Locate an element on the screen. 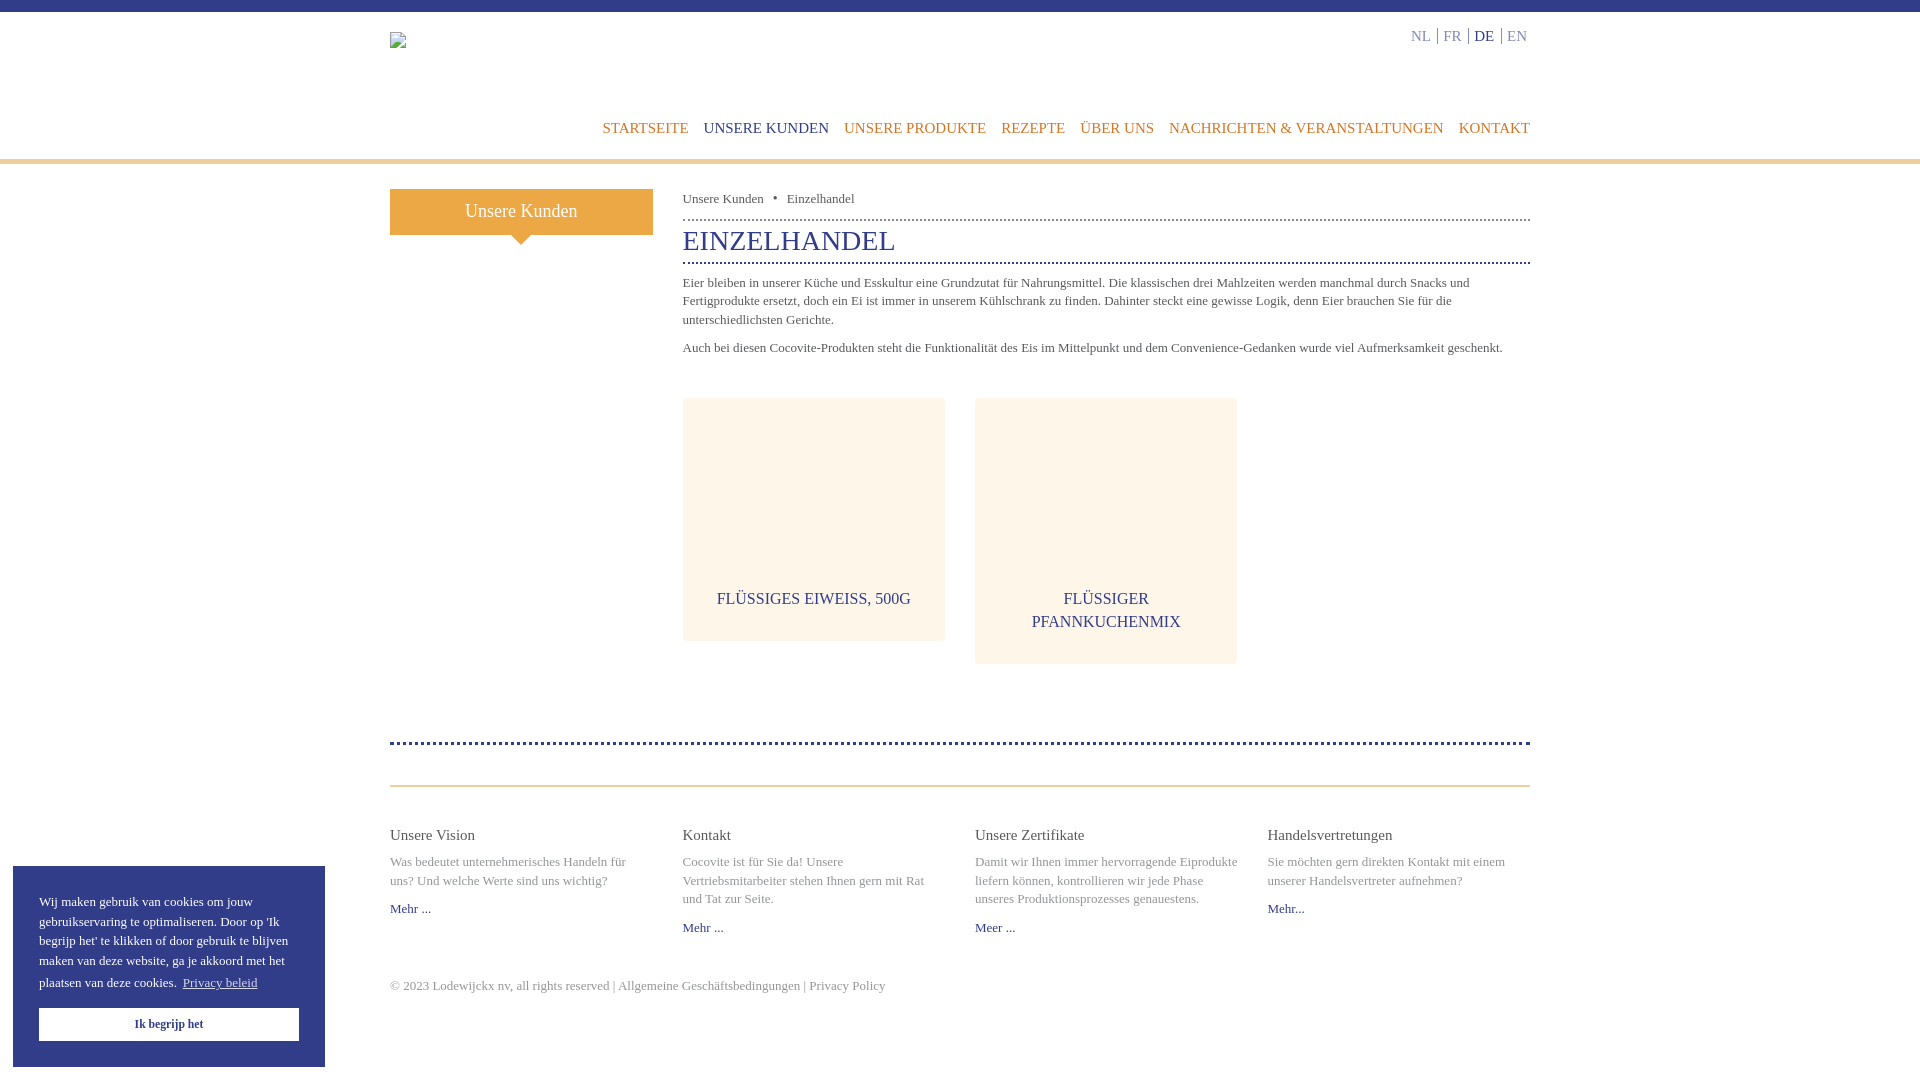 This screenshot has width=1920, height=1080. 'KONTAKT' is located at coordinates (1494, 127).